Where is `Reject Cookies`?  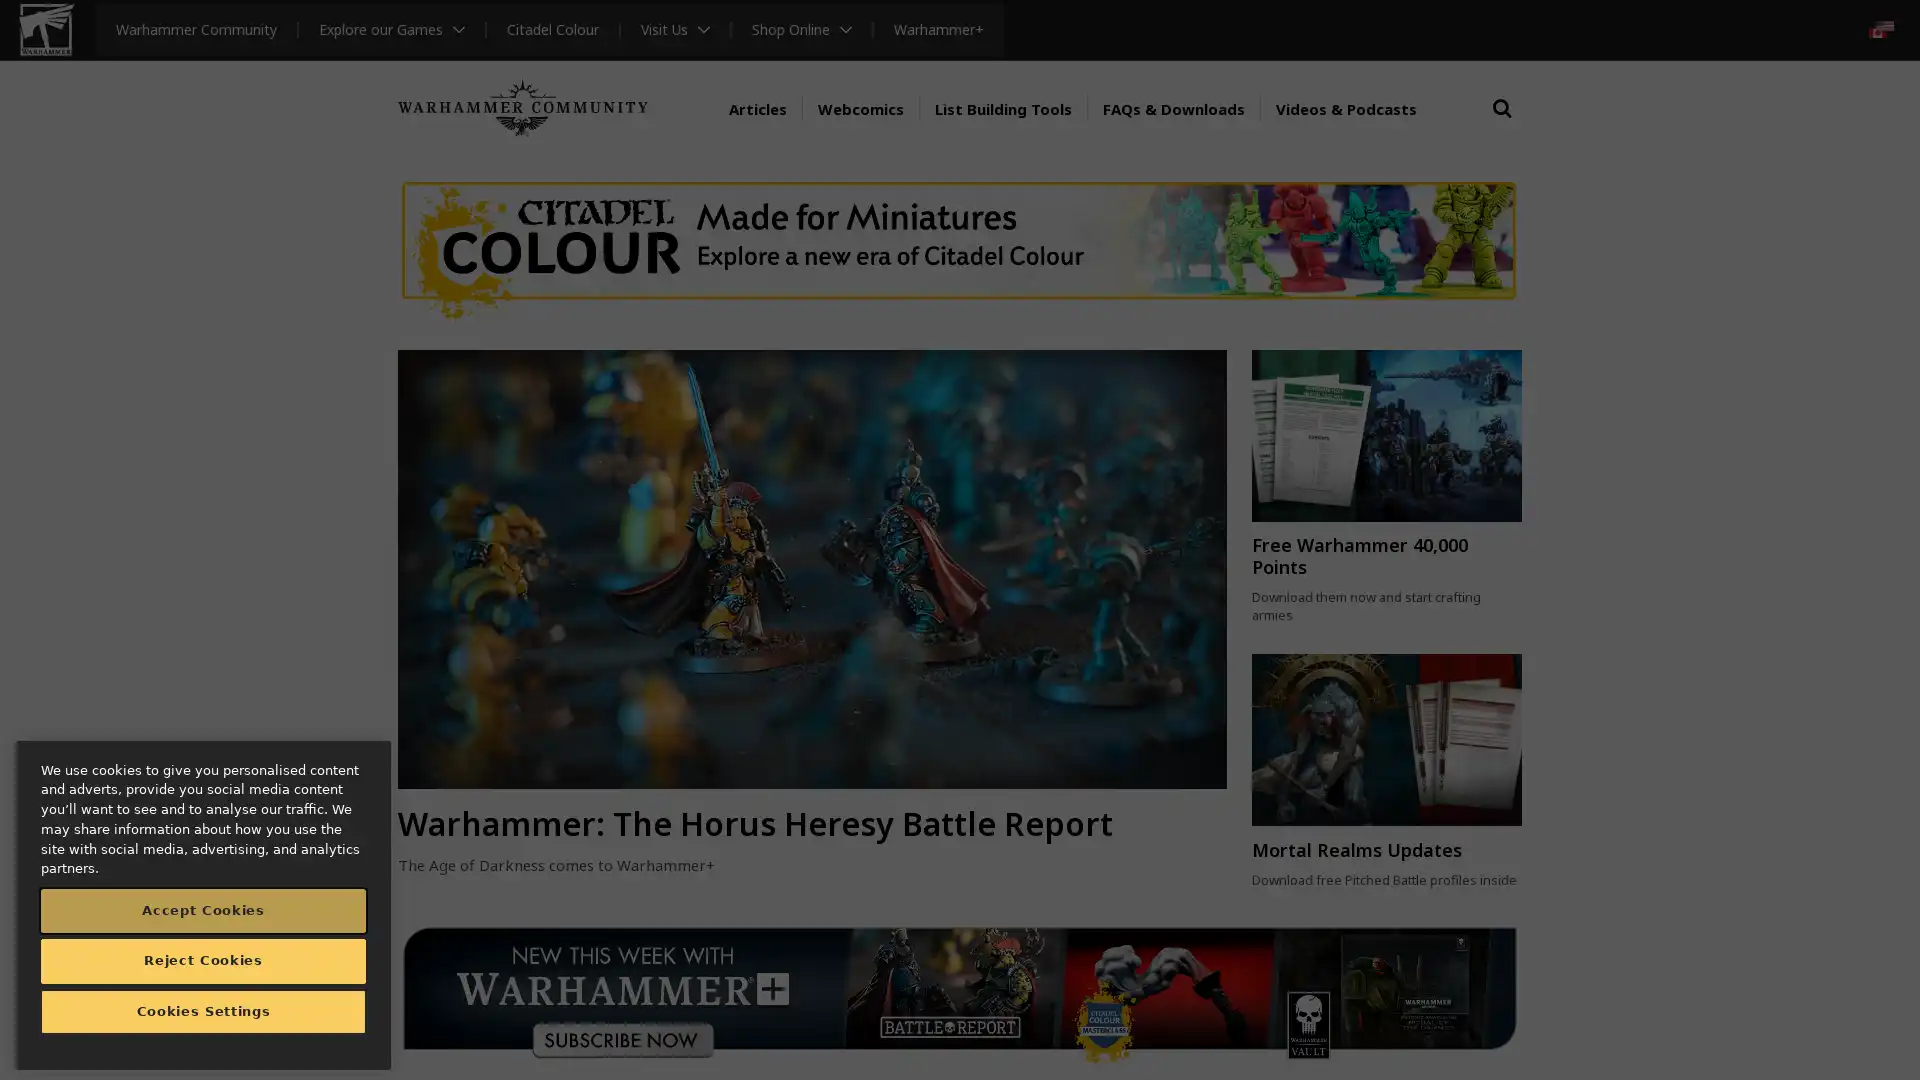
Reject Cookies is located at coordinates (203, 959).